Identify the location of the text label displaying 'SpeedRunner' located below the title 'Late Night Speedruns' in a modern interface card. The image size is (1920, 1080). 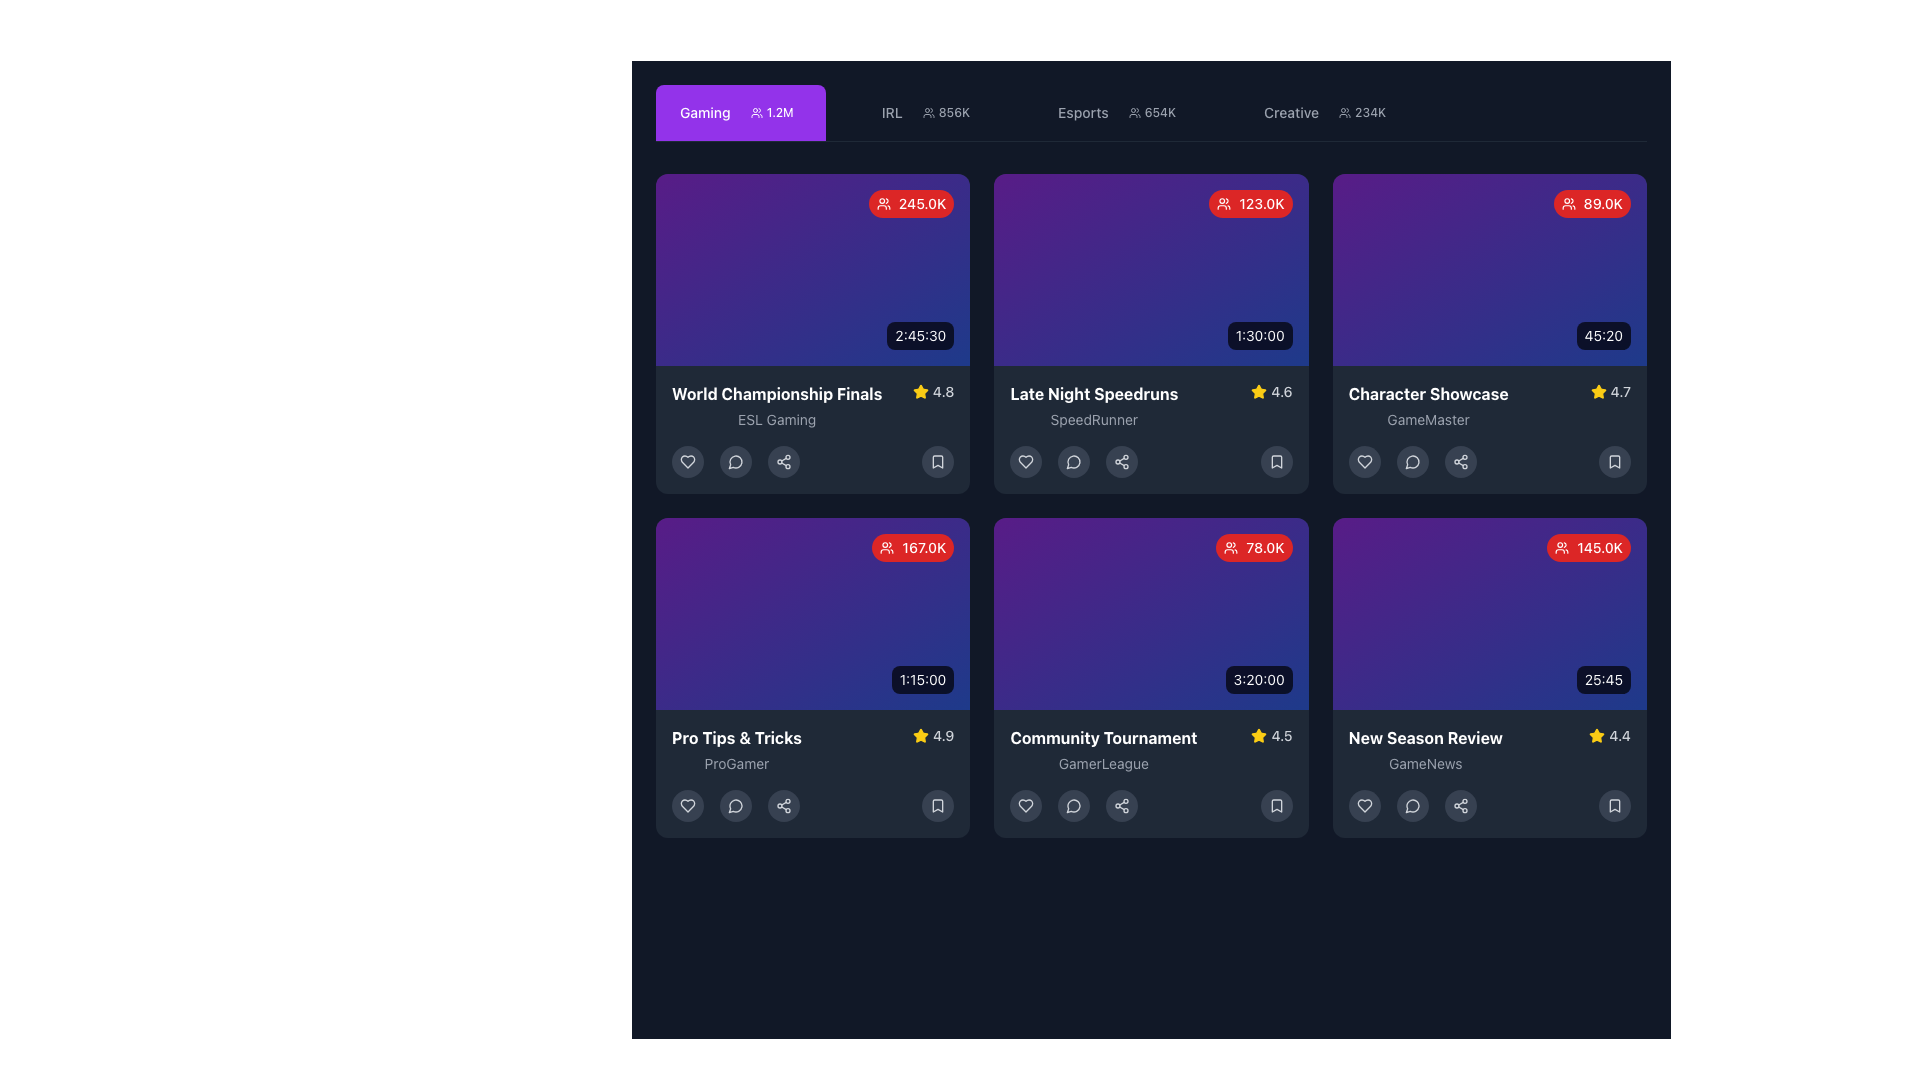
(1093, 419).